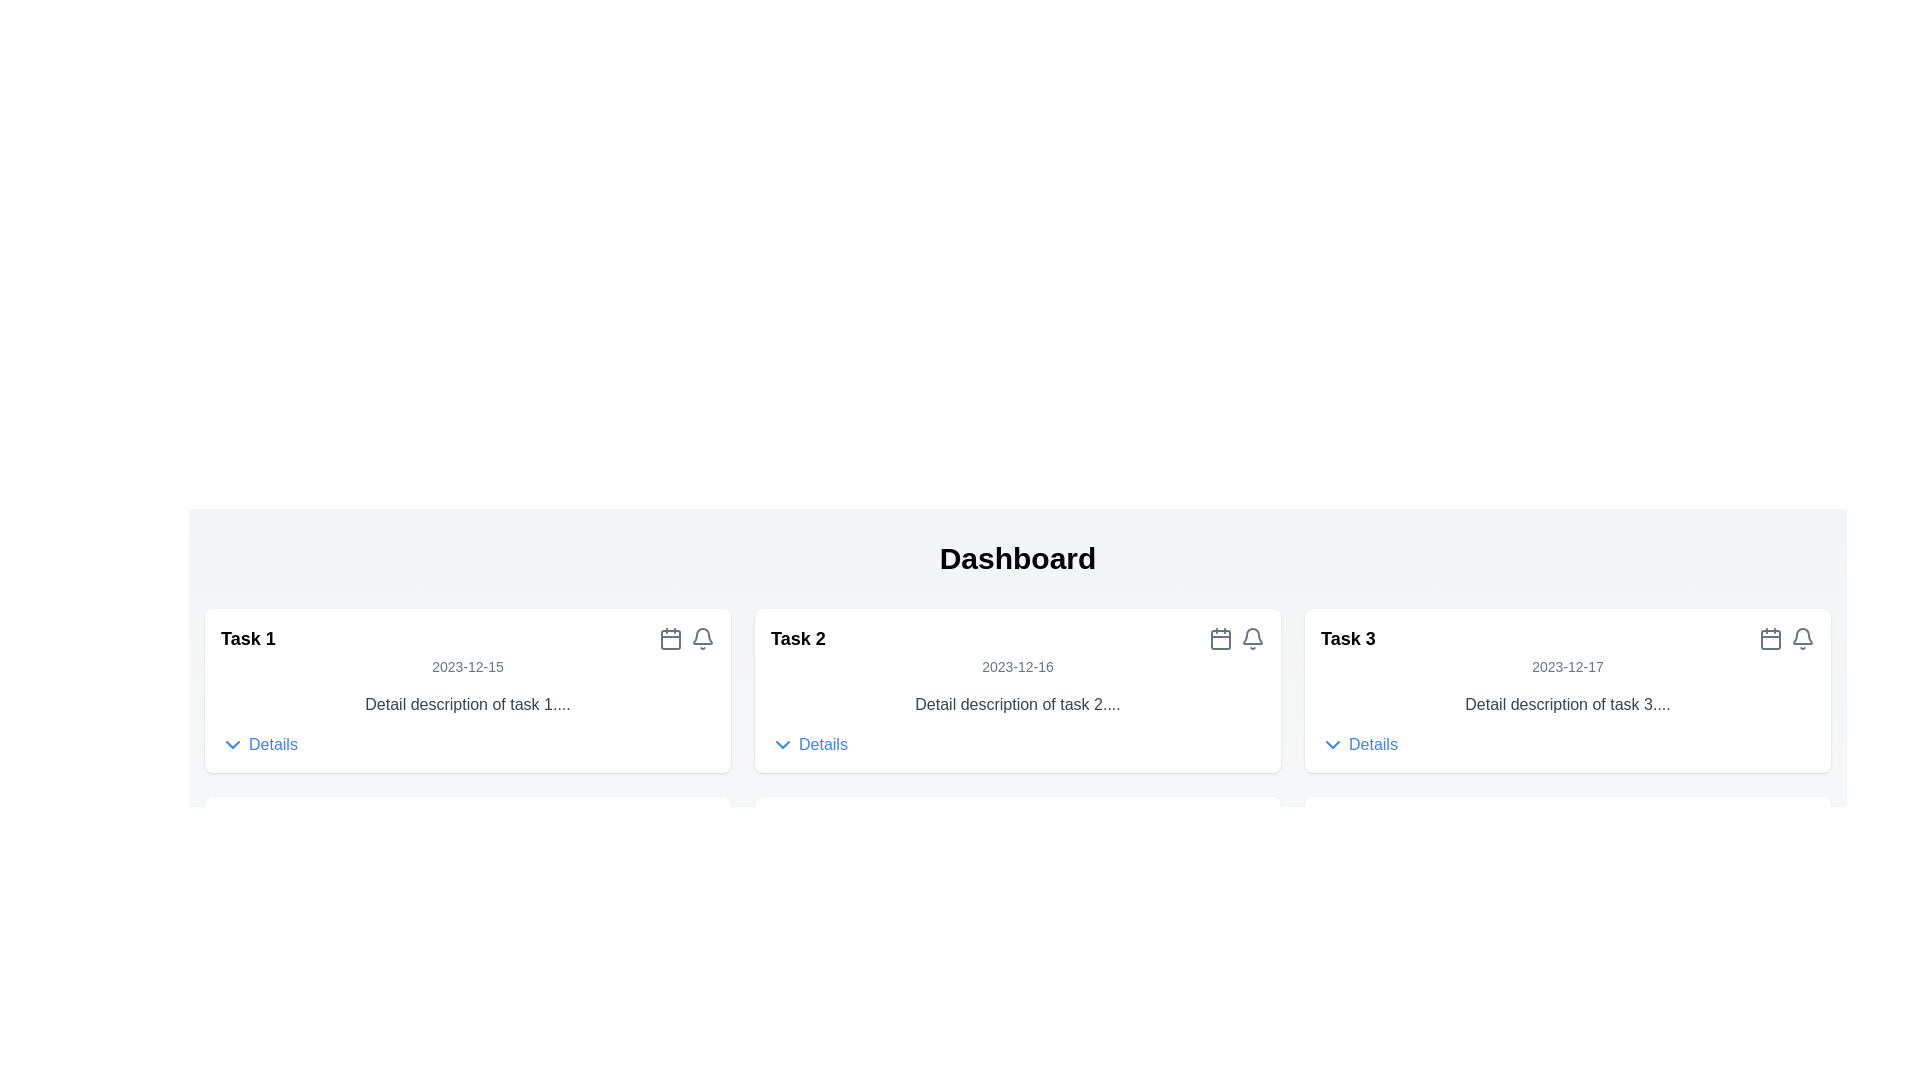 The height and width of the screenshot is (1080, 1920). I want to click on the text label reading 'Task 1', so click(247, 639).